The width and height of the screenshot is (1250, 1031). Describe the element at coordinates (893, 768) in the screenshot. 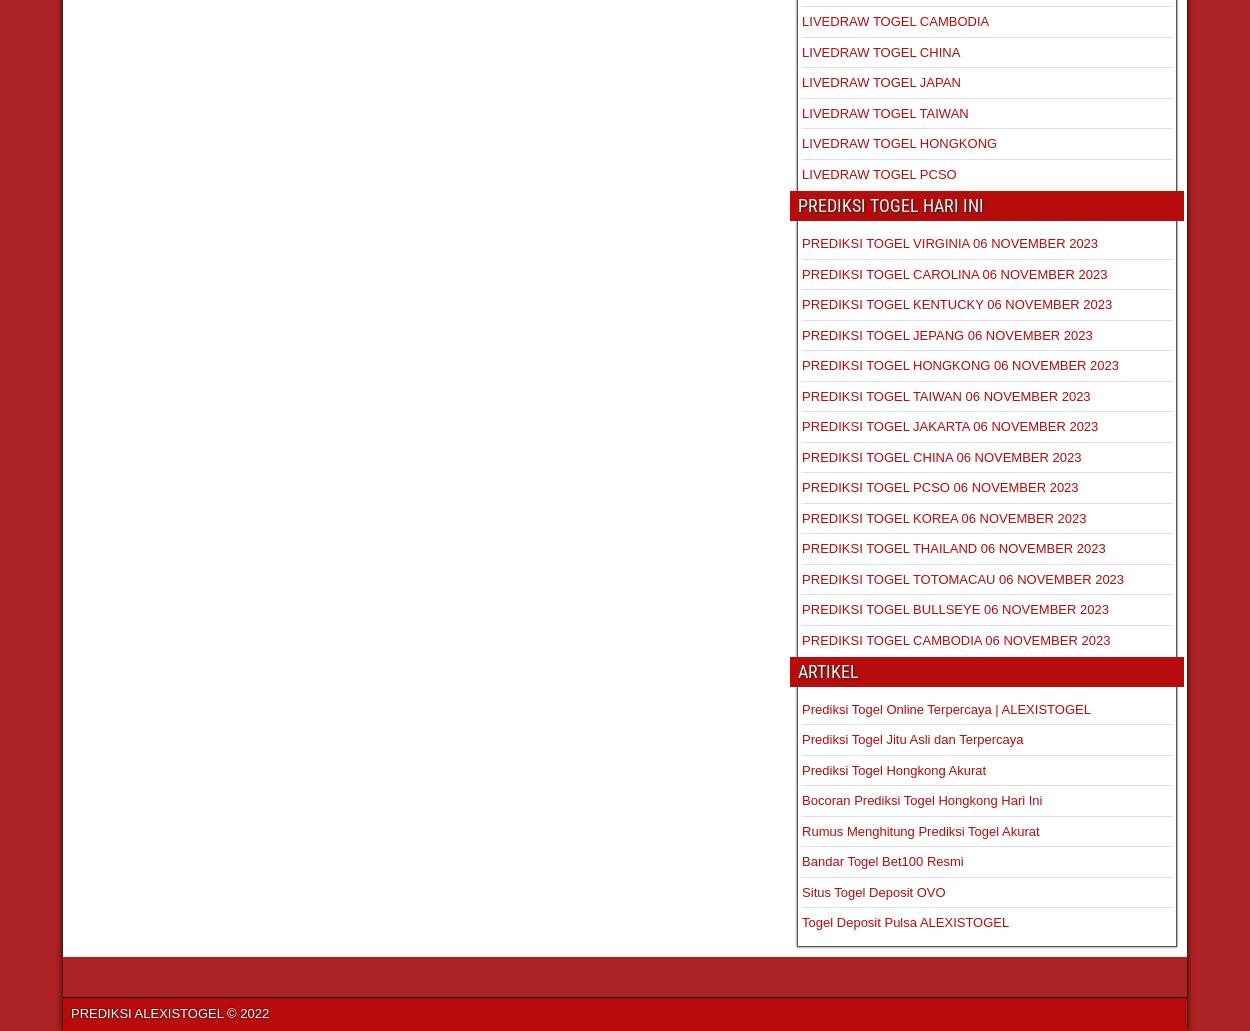

I see `'Prediksi Togel Hongkong Akurat'` at that location.